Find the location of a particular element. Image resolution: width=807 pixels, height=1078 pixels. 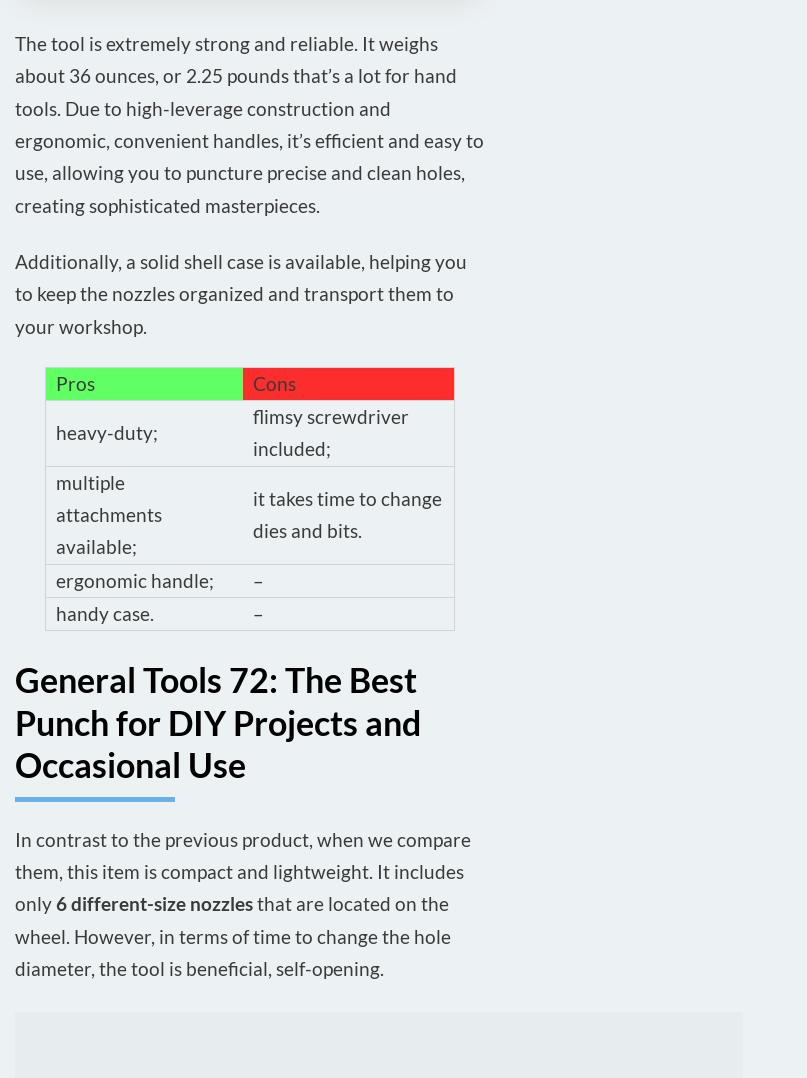

'it takes time to change dies and bits.' is located at coordinates (346, 513).